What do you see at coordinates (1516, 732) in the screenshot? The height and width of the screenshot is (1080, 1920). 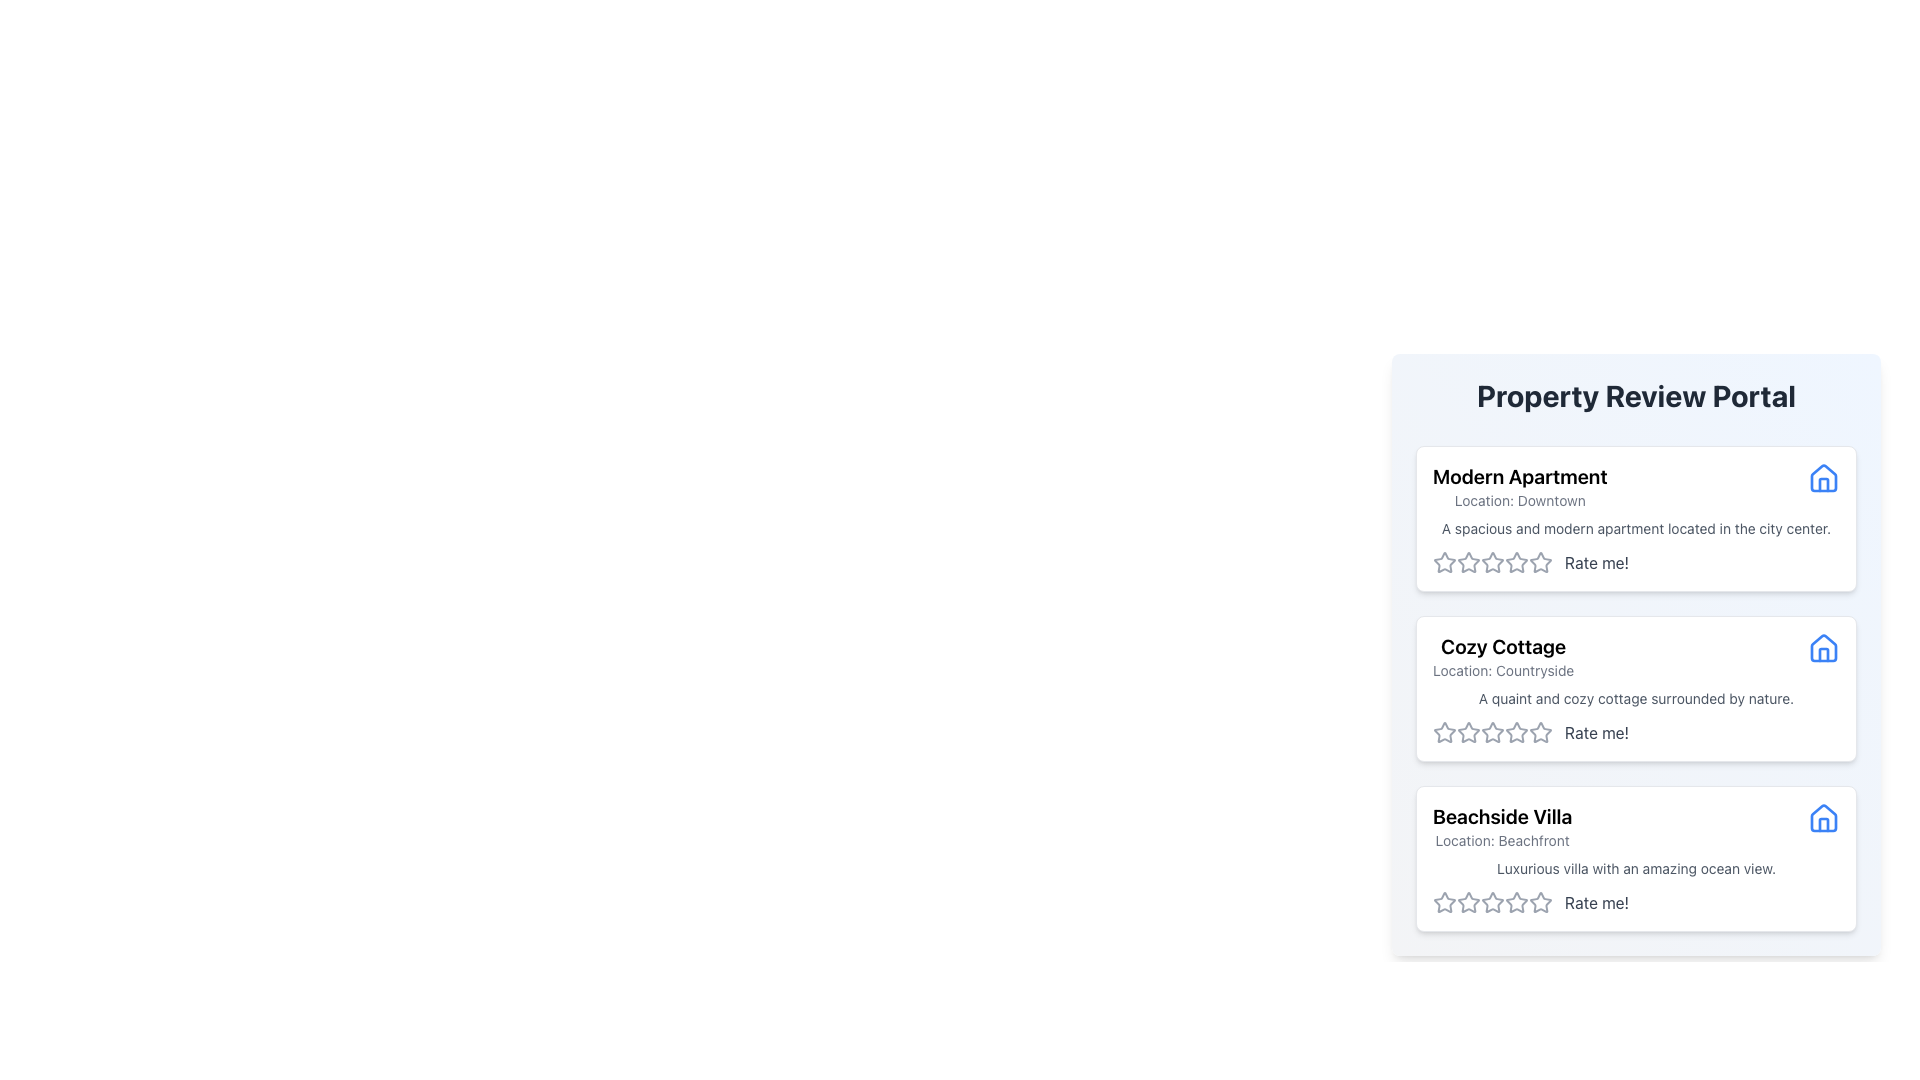 I see `the fourth outlined star icon in gray color of the rating controls for the 'Cozy Cottage' property` at bounding box center [1516, 732].